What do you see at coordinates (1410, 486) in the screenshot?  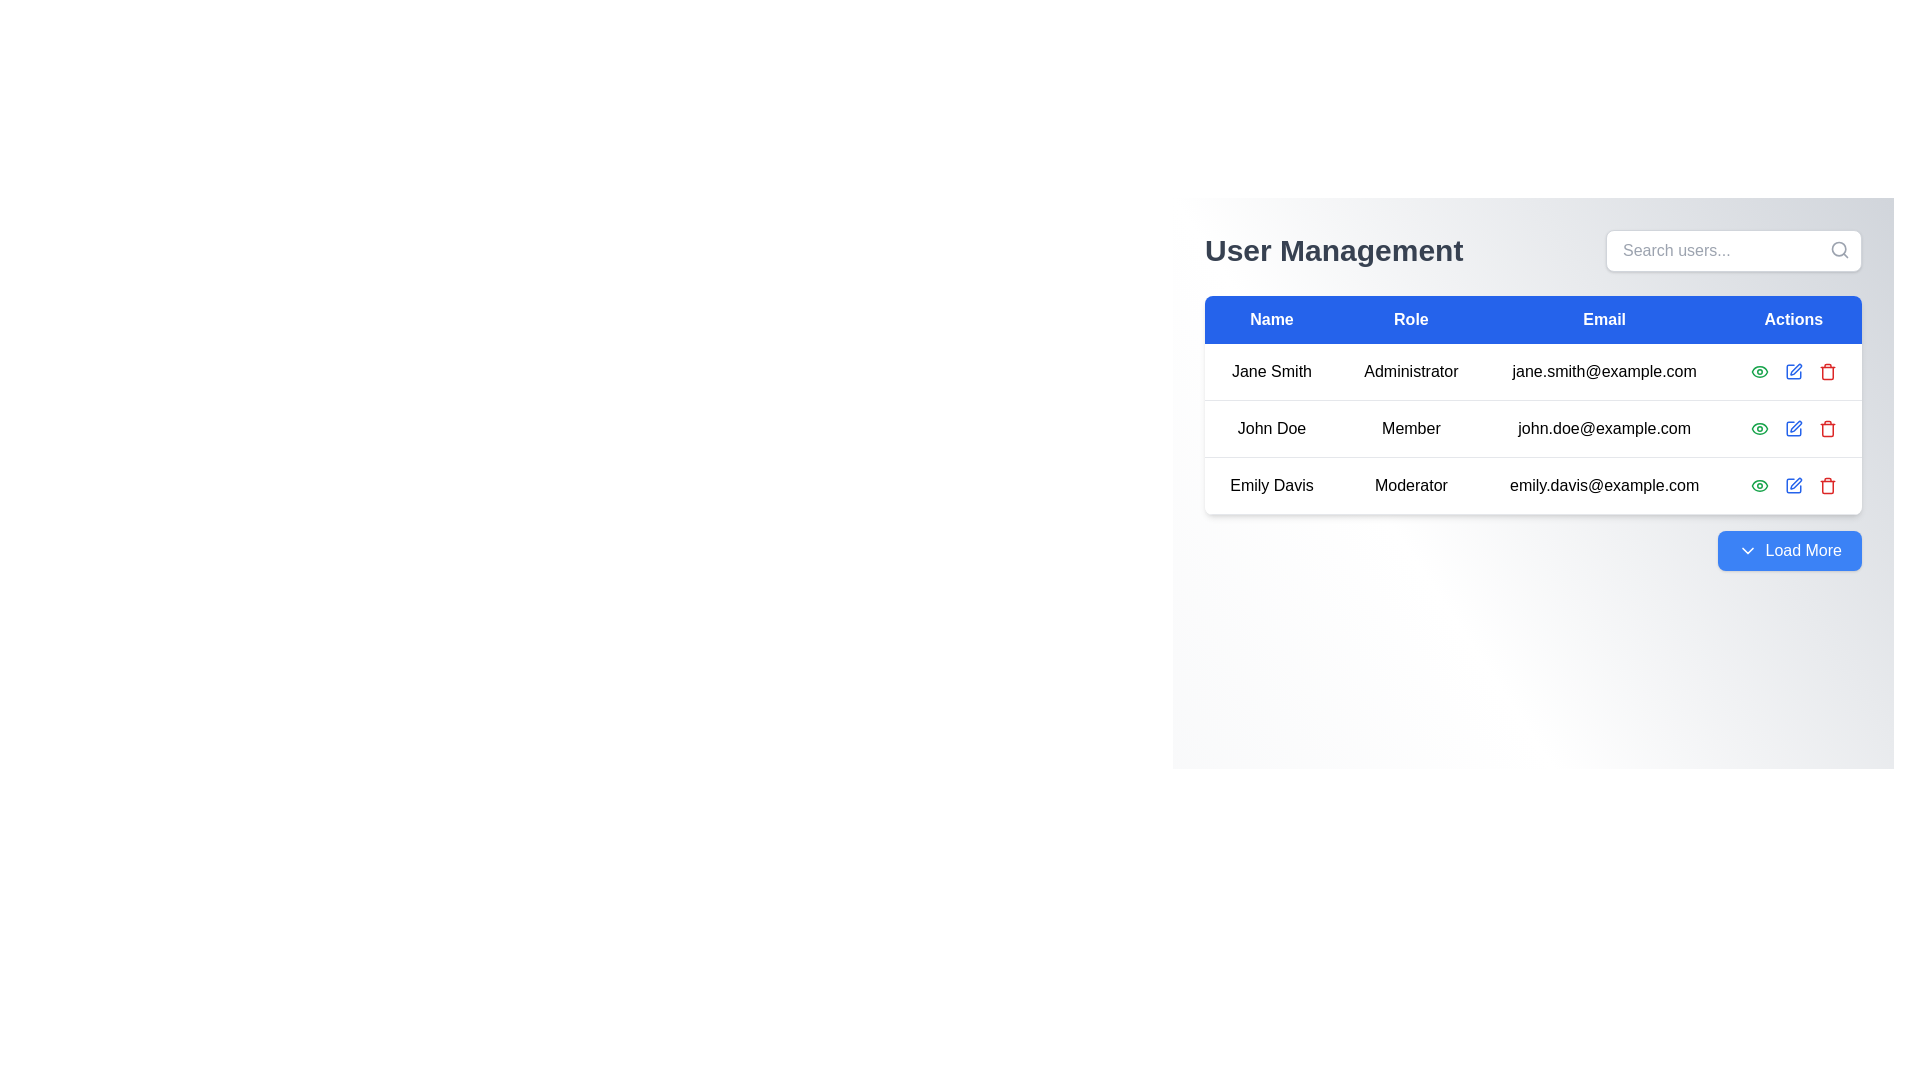 I see `the 'Role' text label for user 'Emily Davis' located in the User Management section, specifically in the third row between the Name and Email columns` at bounding box center [1410, 486].